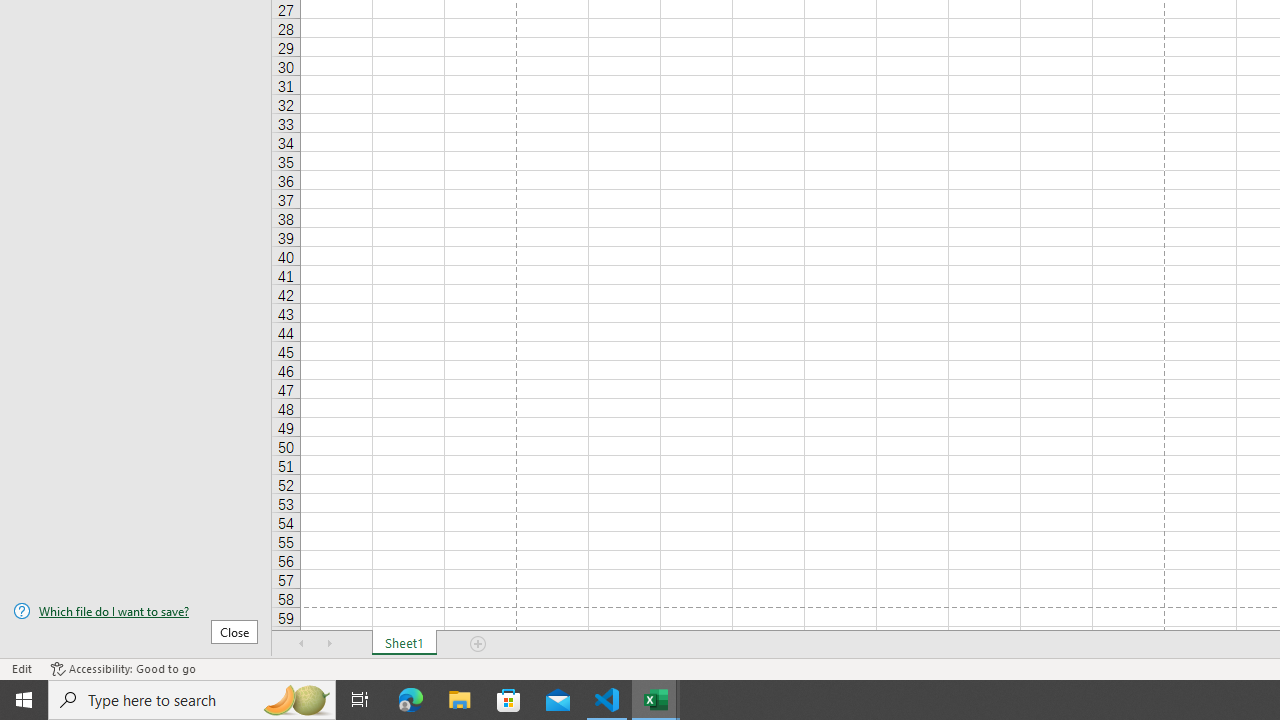 This screenshot has height=720, width=1280. I want to click on 'Close', so click(234, 631).